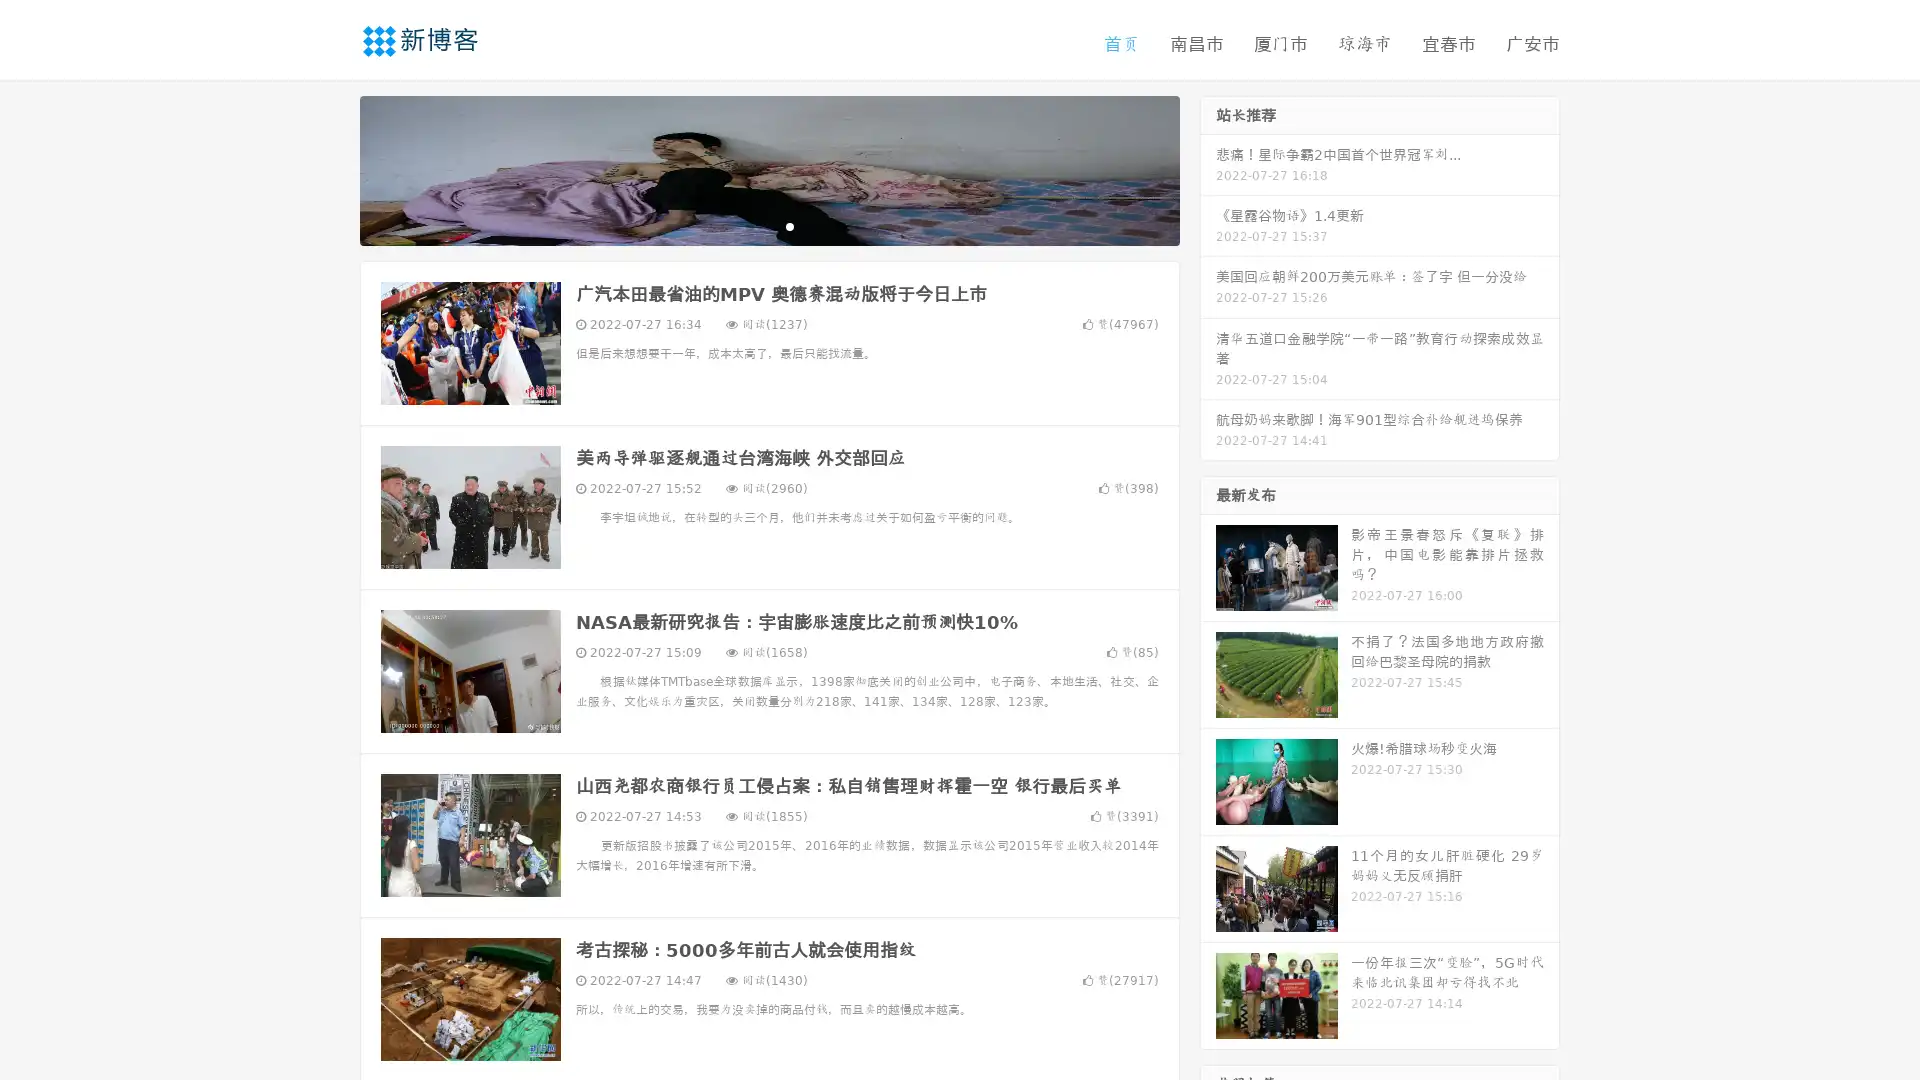 This screenshot has width=1920, height=1080. What do you see at coordinates (789, 225) in the screenshot?
I see `Go to slide 3` at bounding box center [789, 225].